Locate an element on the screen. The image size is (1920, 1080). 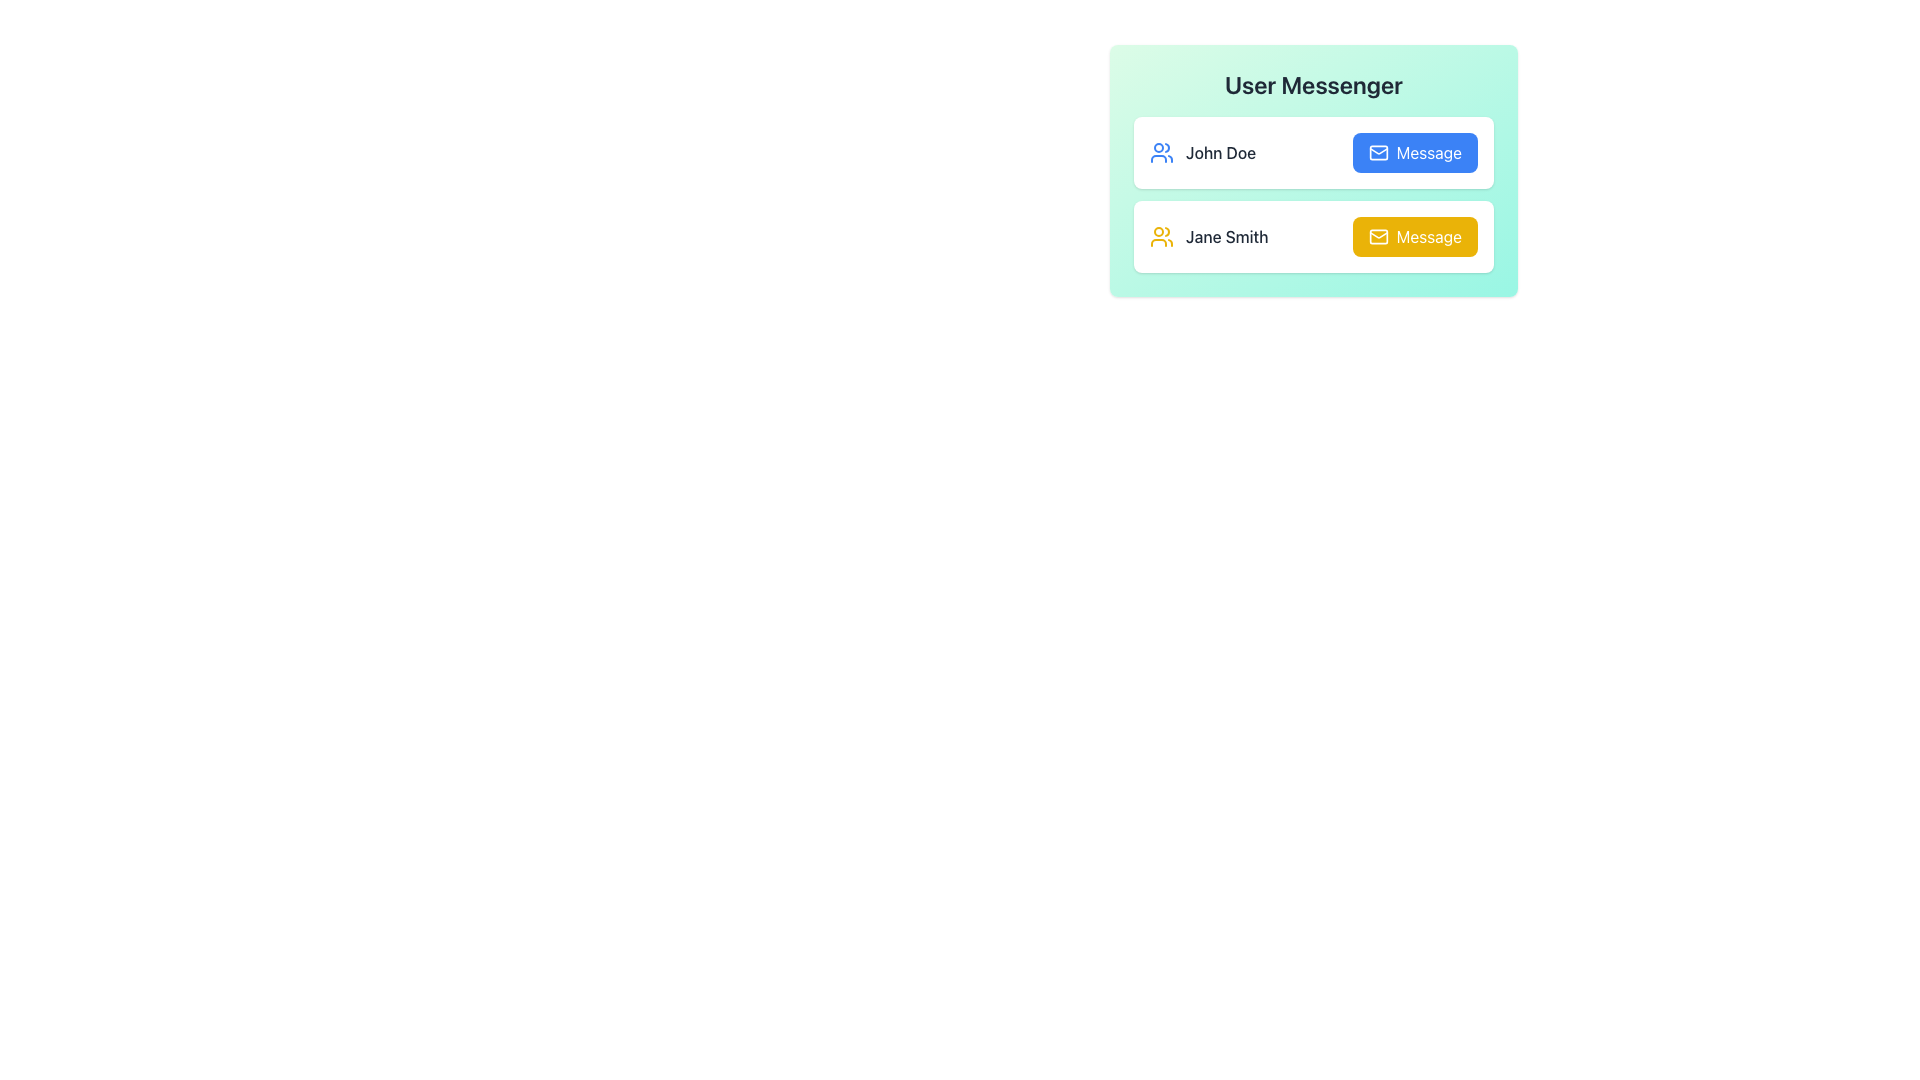
the user name displayed in the second entry of the 'User Messenger' section is located at coordinates (1208, 235).